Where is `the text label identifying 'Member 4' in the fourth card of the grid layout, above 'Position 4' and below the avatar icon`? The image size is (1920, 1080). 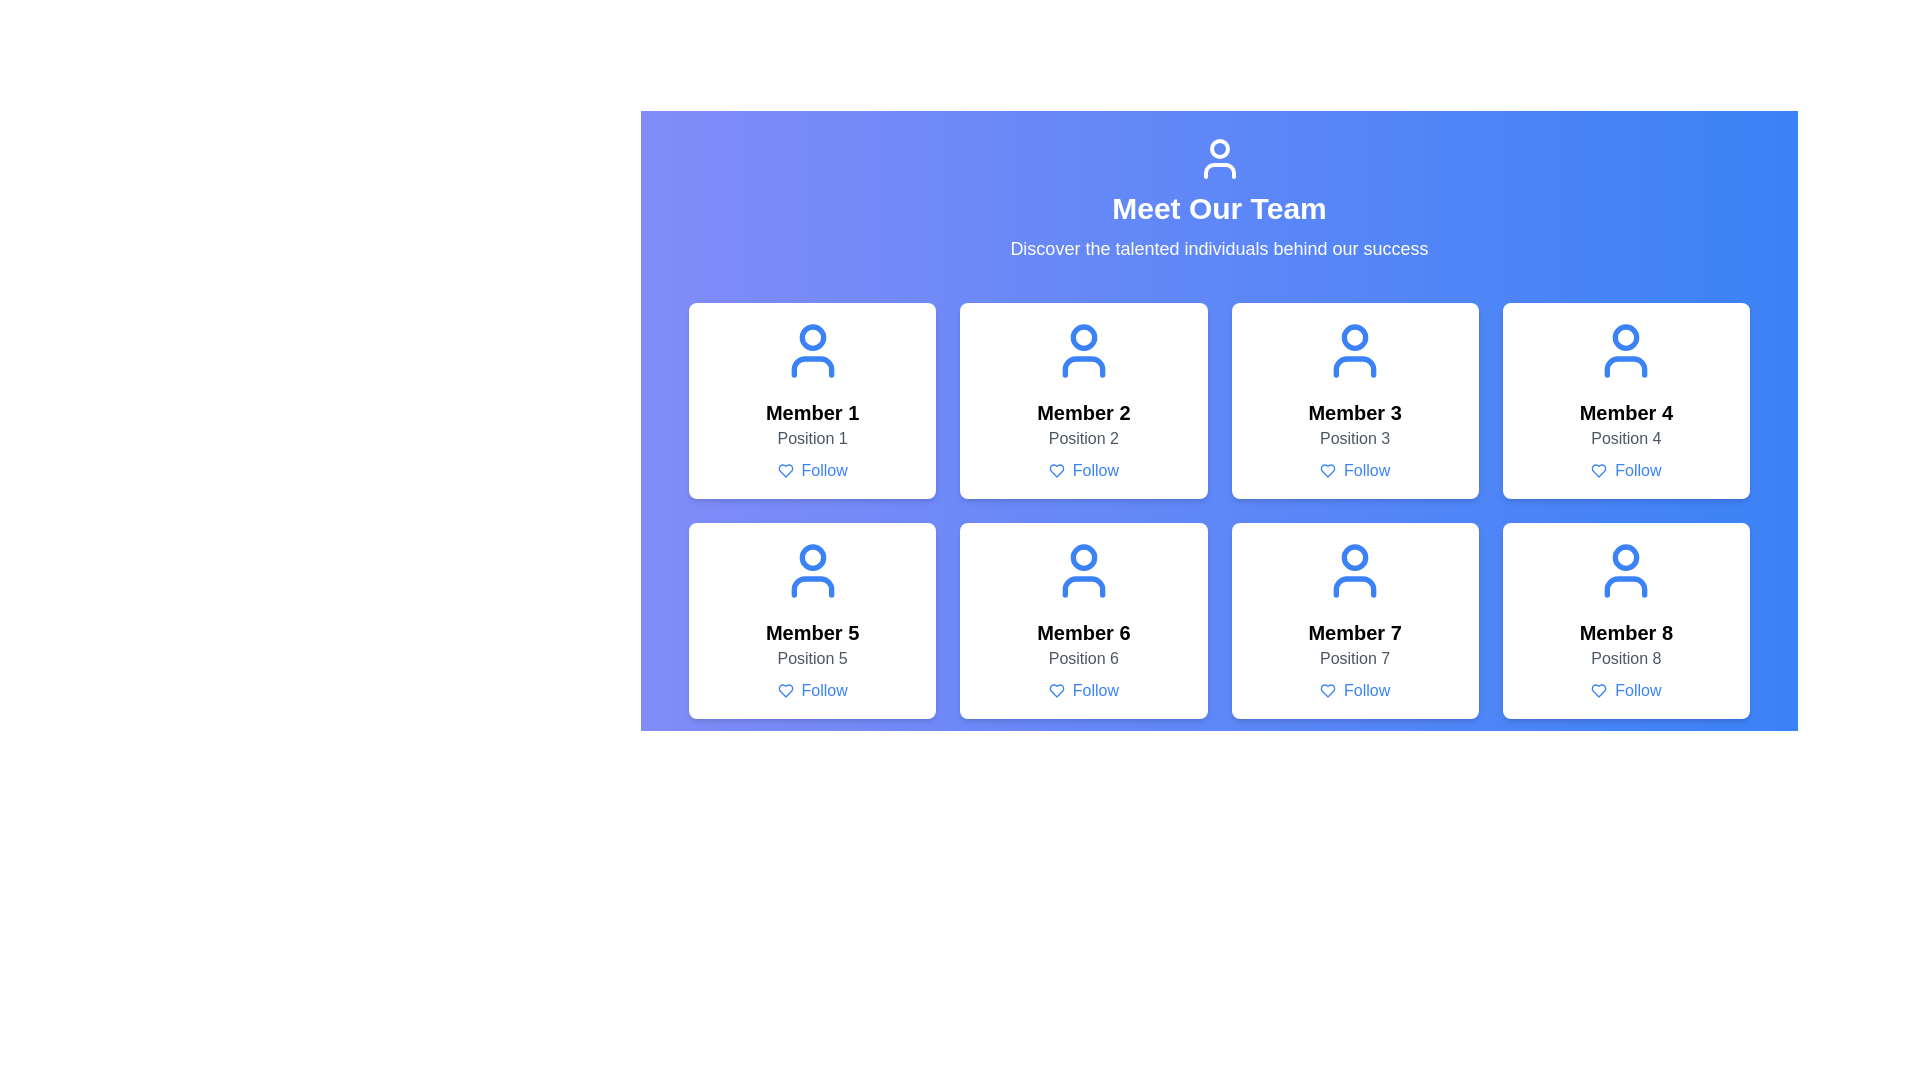
the text label identifying 'Member 4' in the fourth card of the grid layout, above 'Position 4' and below the avatar icon is located at coordinates (1626, 411).